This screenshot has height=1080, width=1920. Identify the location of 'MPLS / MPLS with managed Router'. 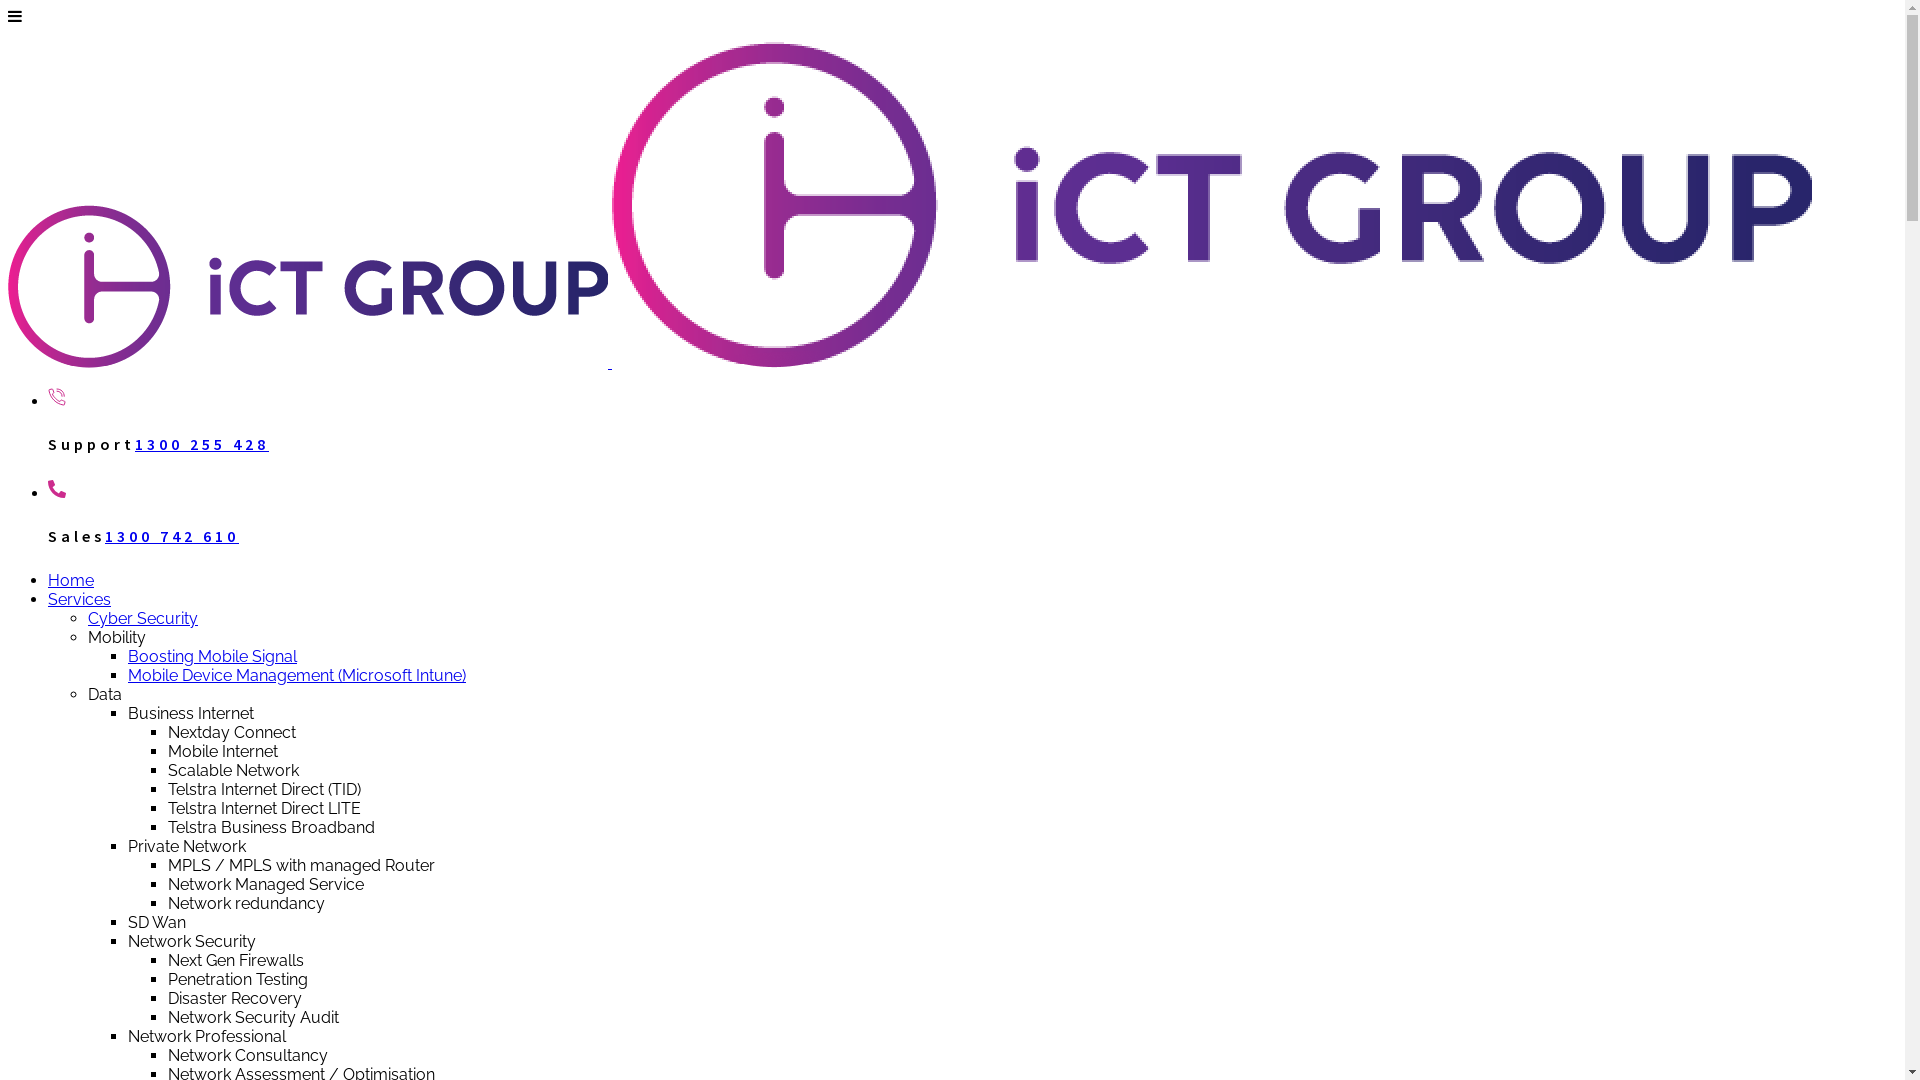
(300, 864).